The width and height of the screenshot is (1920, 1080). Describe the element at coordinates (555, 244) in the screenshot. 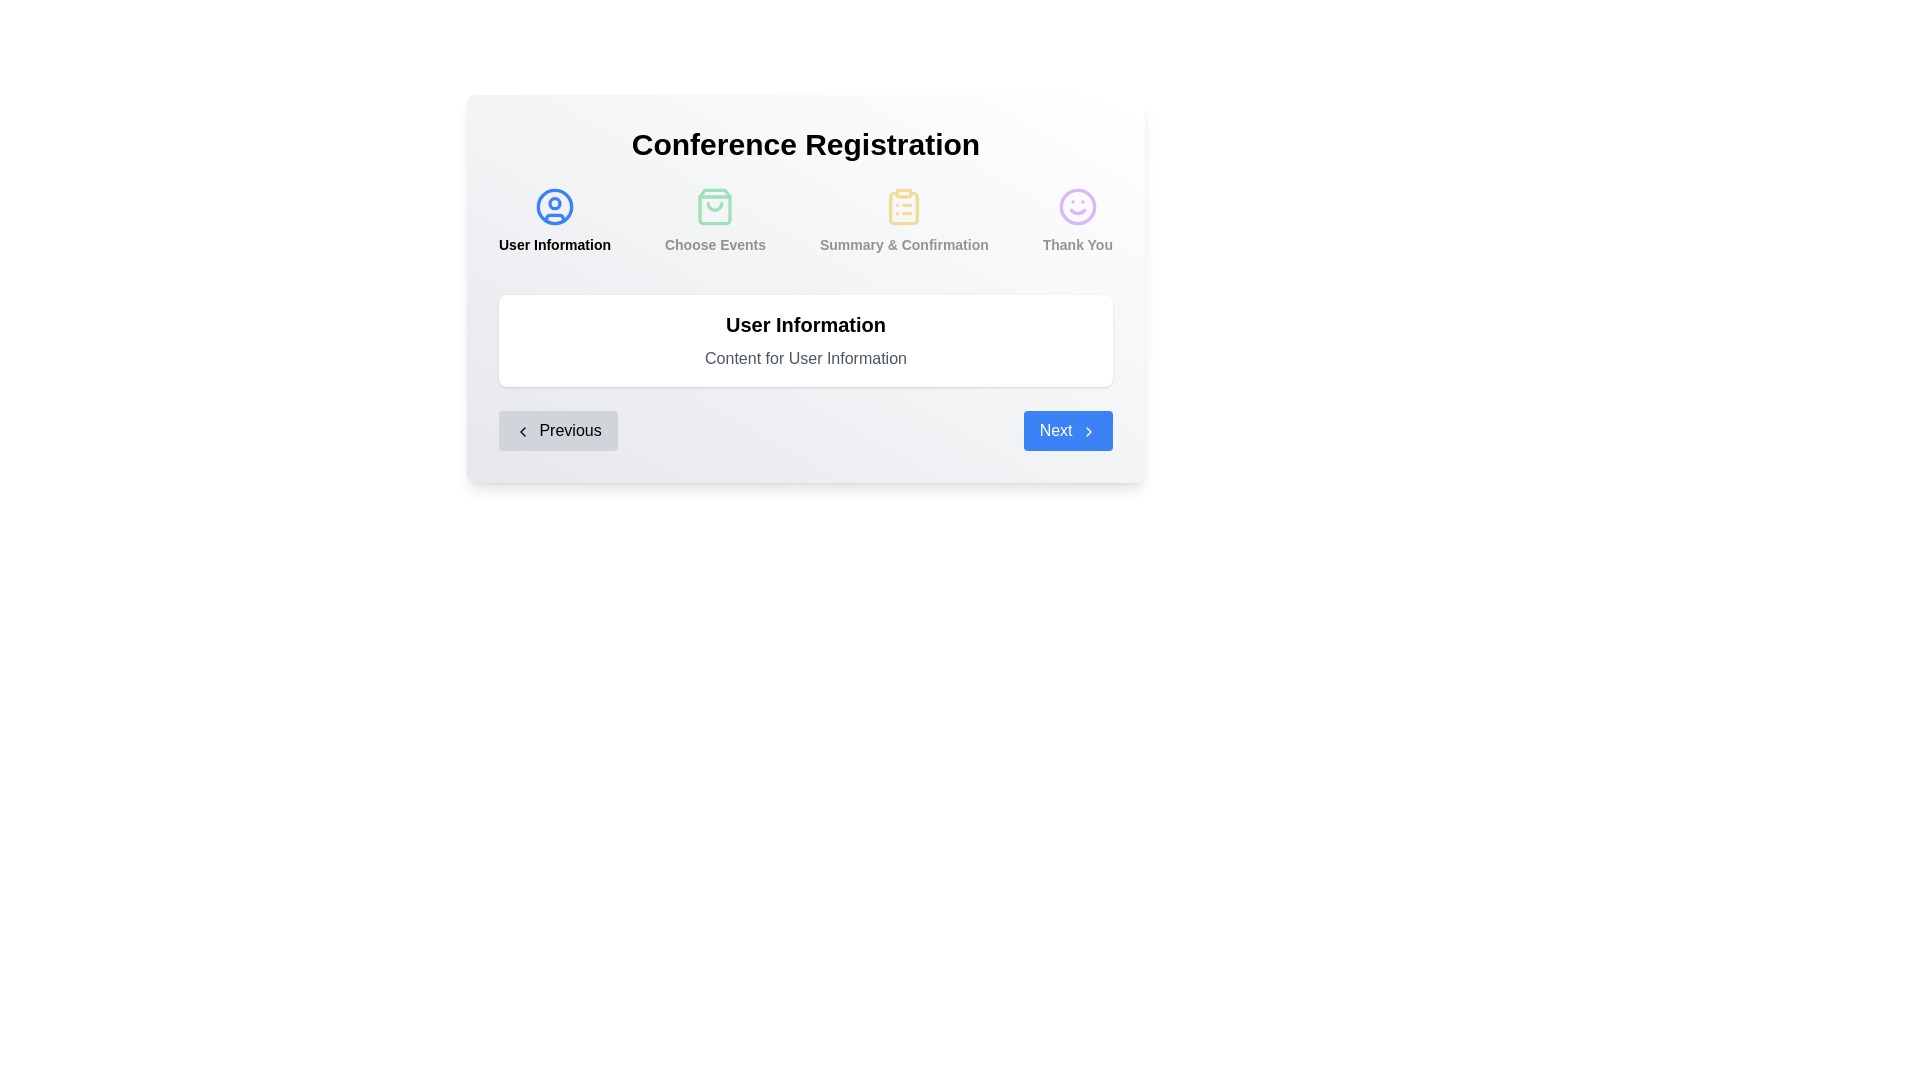

I see `the text label reading 'User Information' for copying, which is styled in a small bold font and positioned below a user icon` at that location.